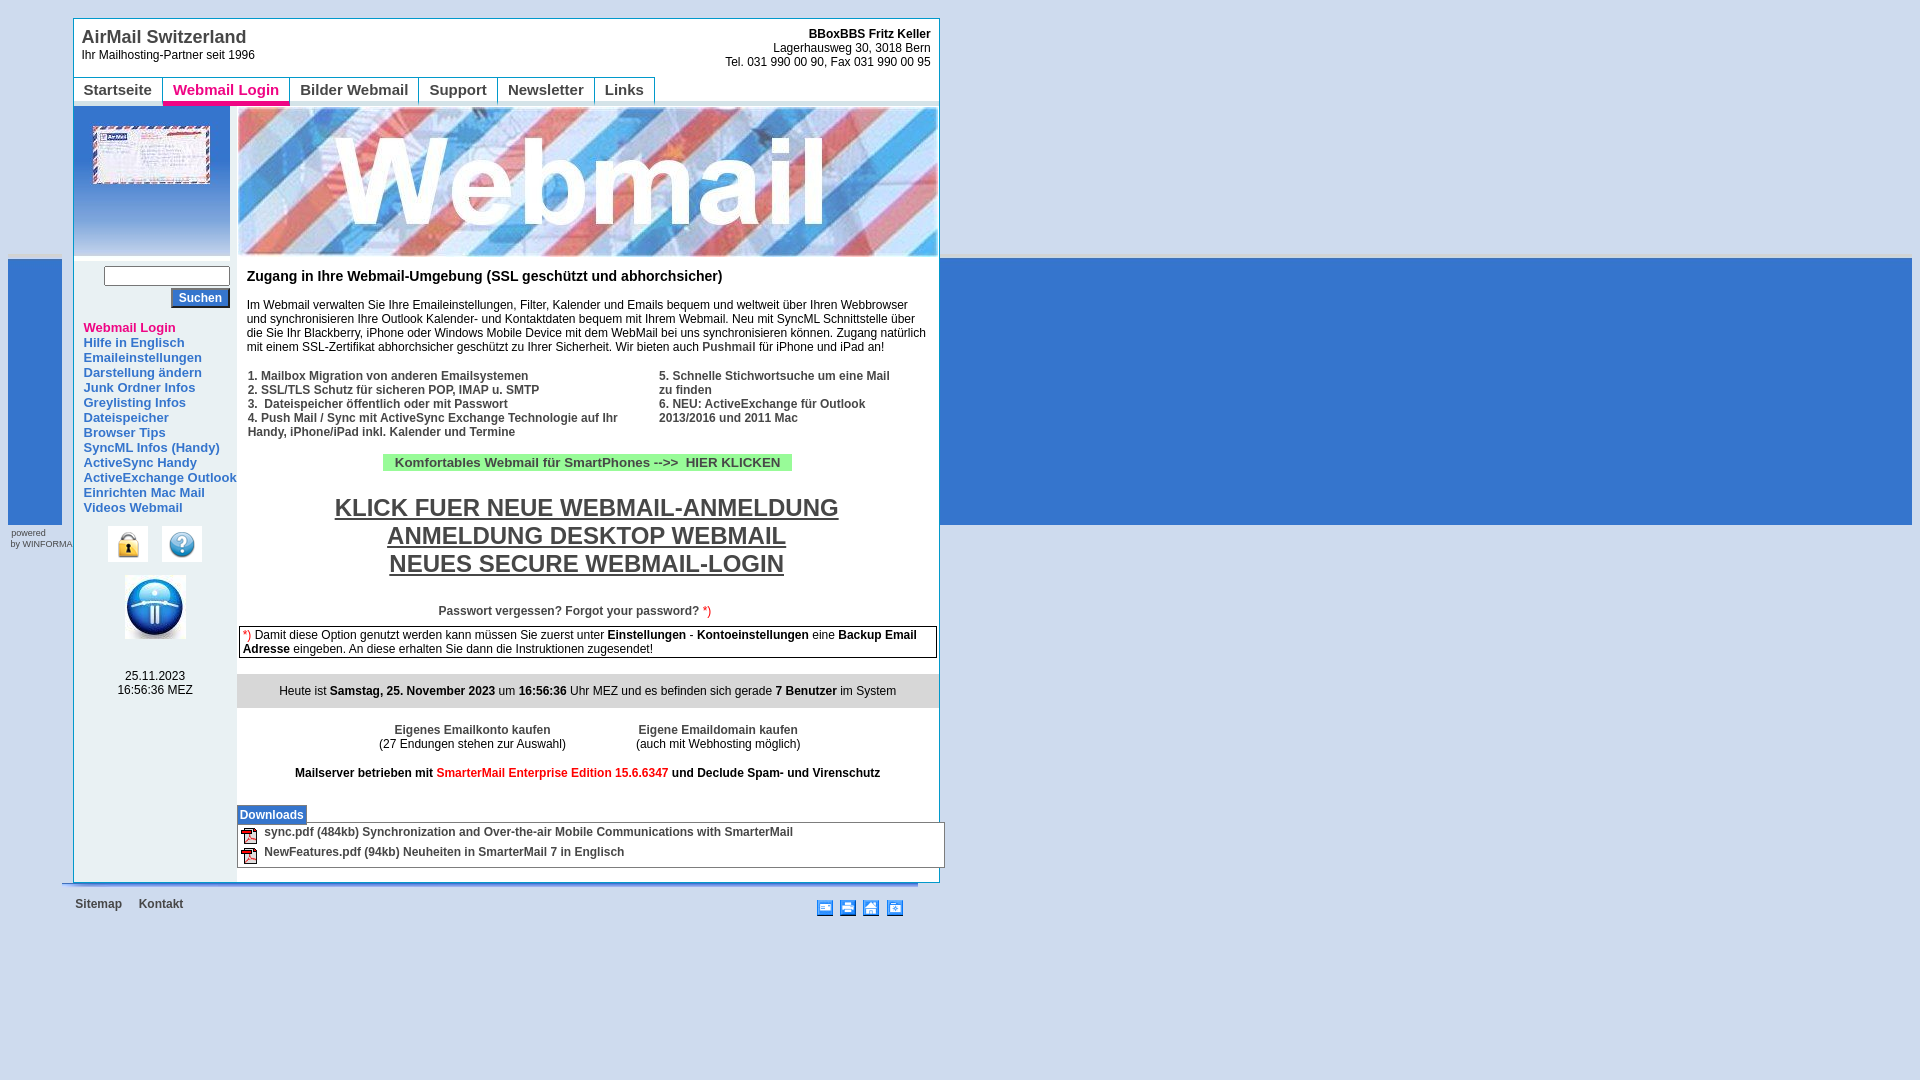 The height and width of the screenshot is (1080, 1920). Describe the element at coordinates (146, 446) in the screenshot. I see `'SyncML Infos (Handy)'` at that location.